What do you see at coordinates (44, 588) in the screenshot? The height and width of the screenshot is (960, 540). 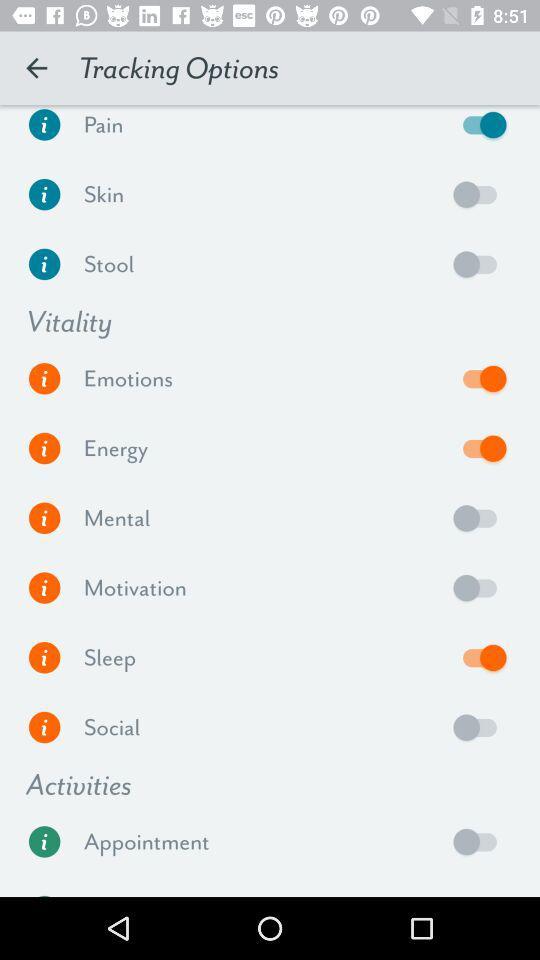 I see `info about motivation` at bounding box center [44, 588].